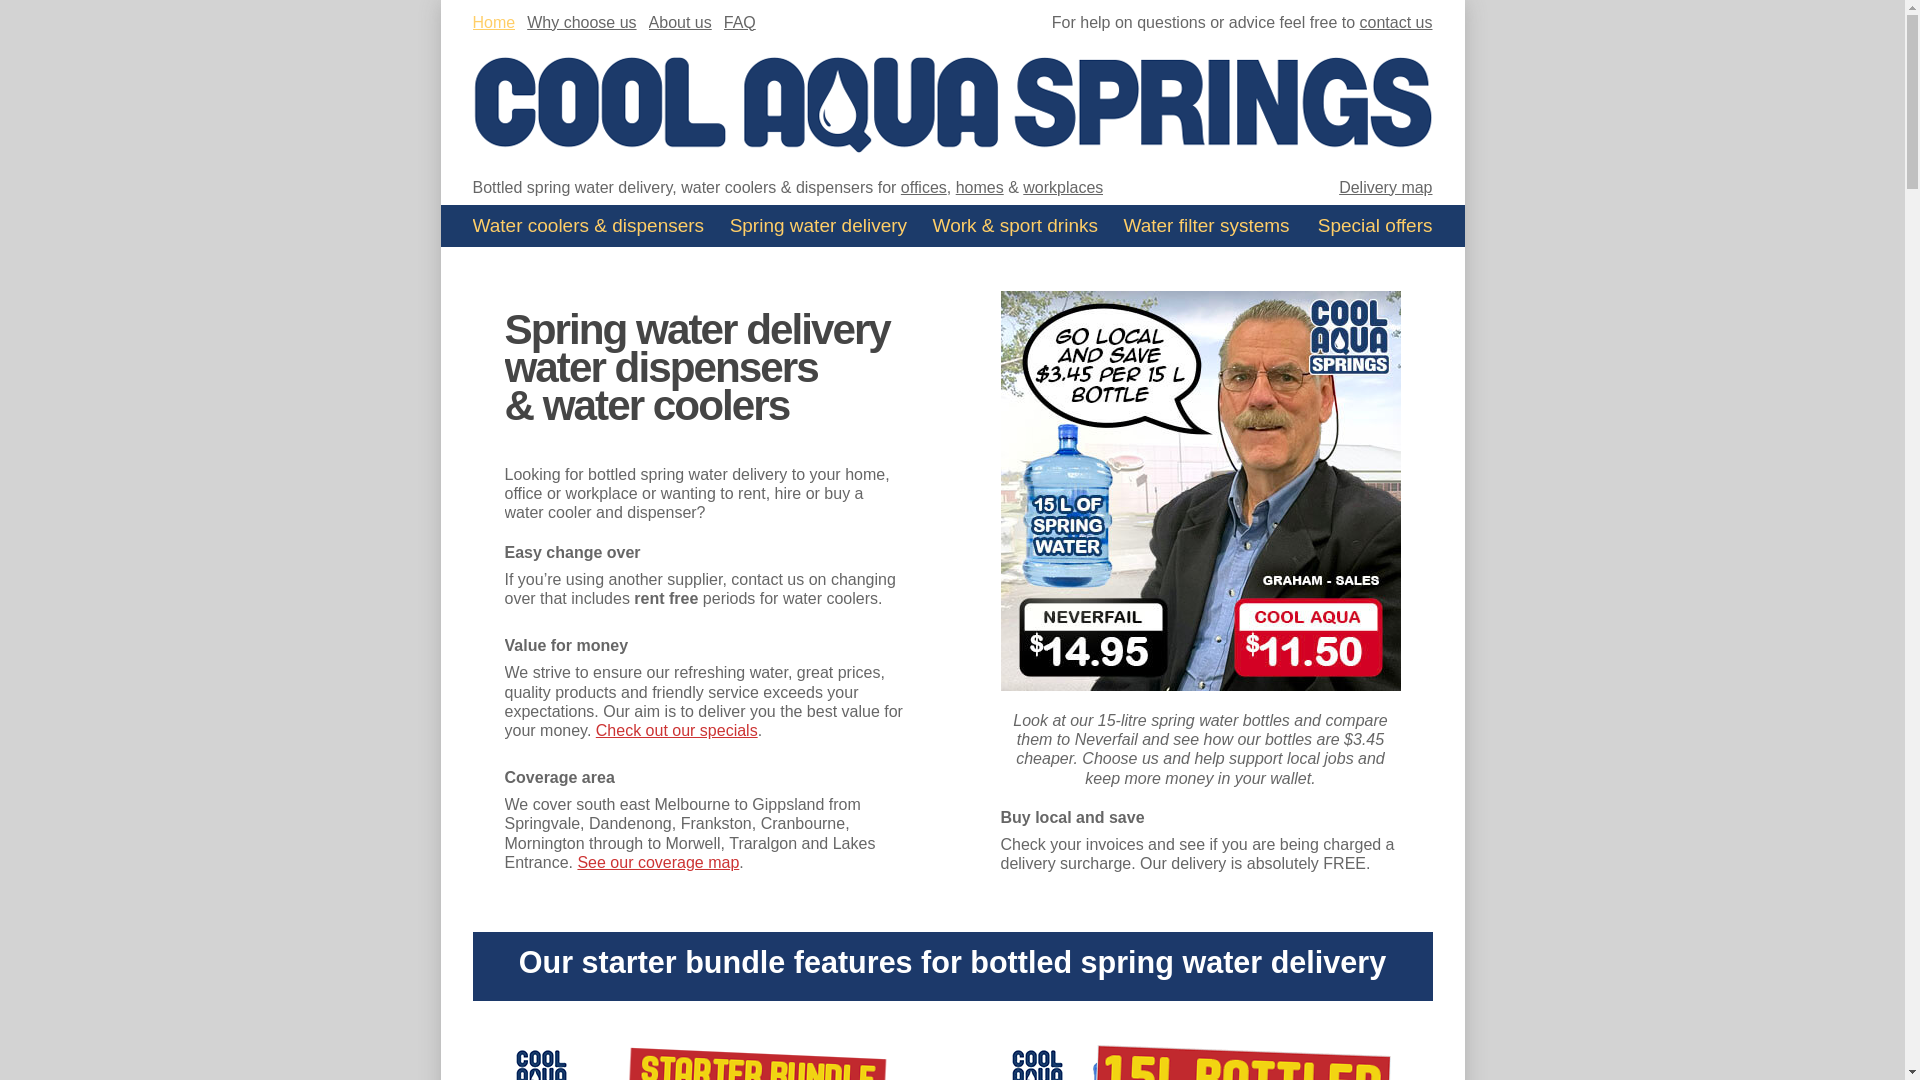  I want to click on 'Water filter systems', so click(1204, 225).